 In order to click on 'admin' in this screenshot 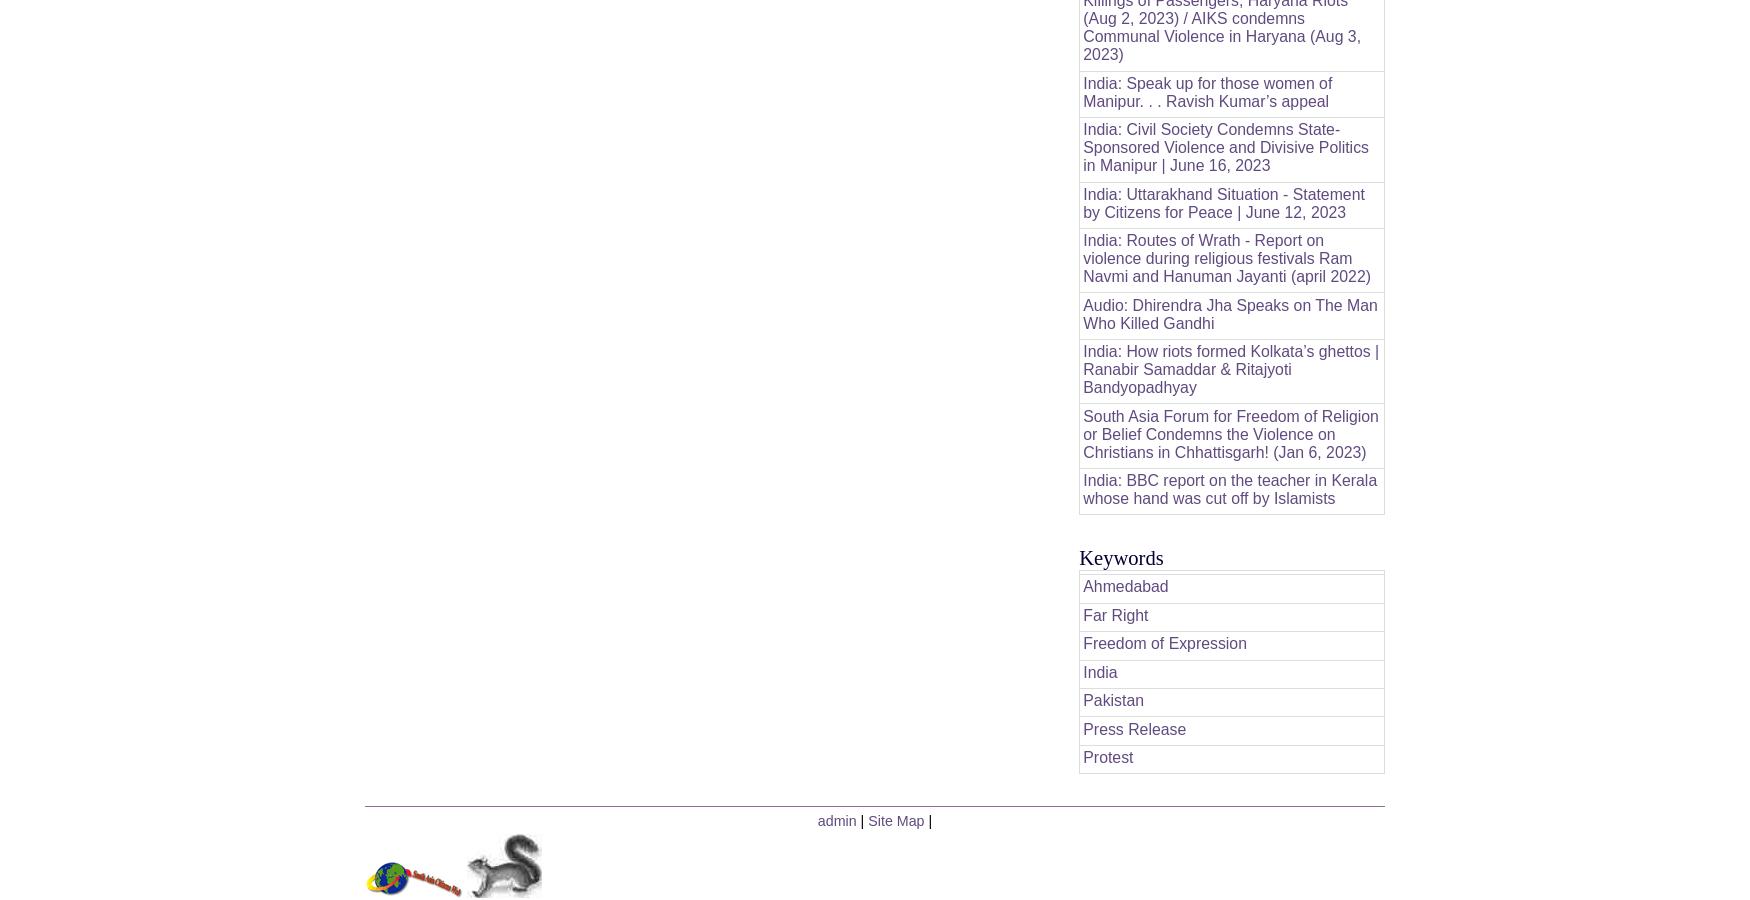, I will do `click(836, 819)`.